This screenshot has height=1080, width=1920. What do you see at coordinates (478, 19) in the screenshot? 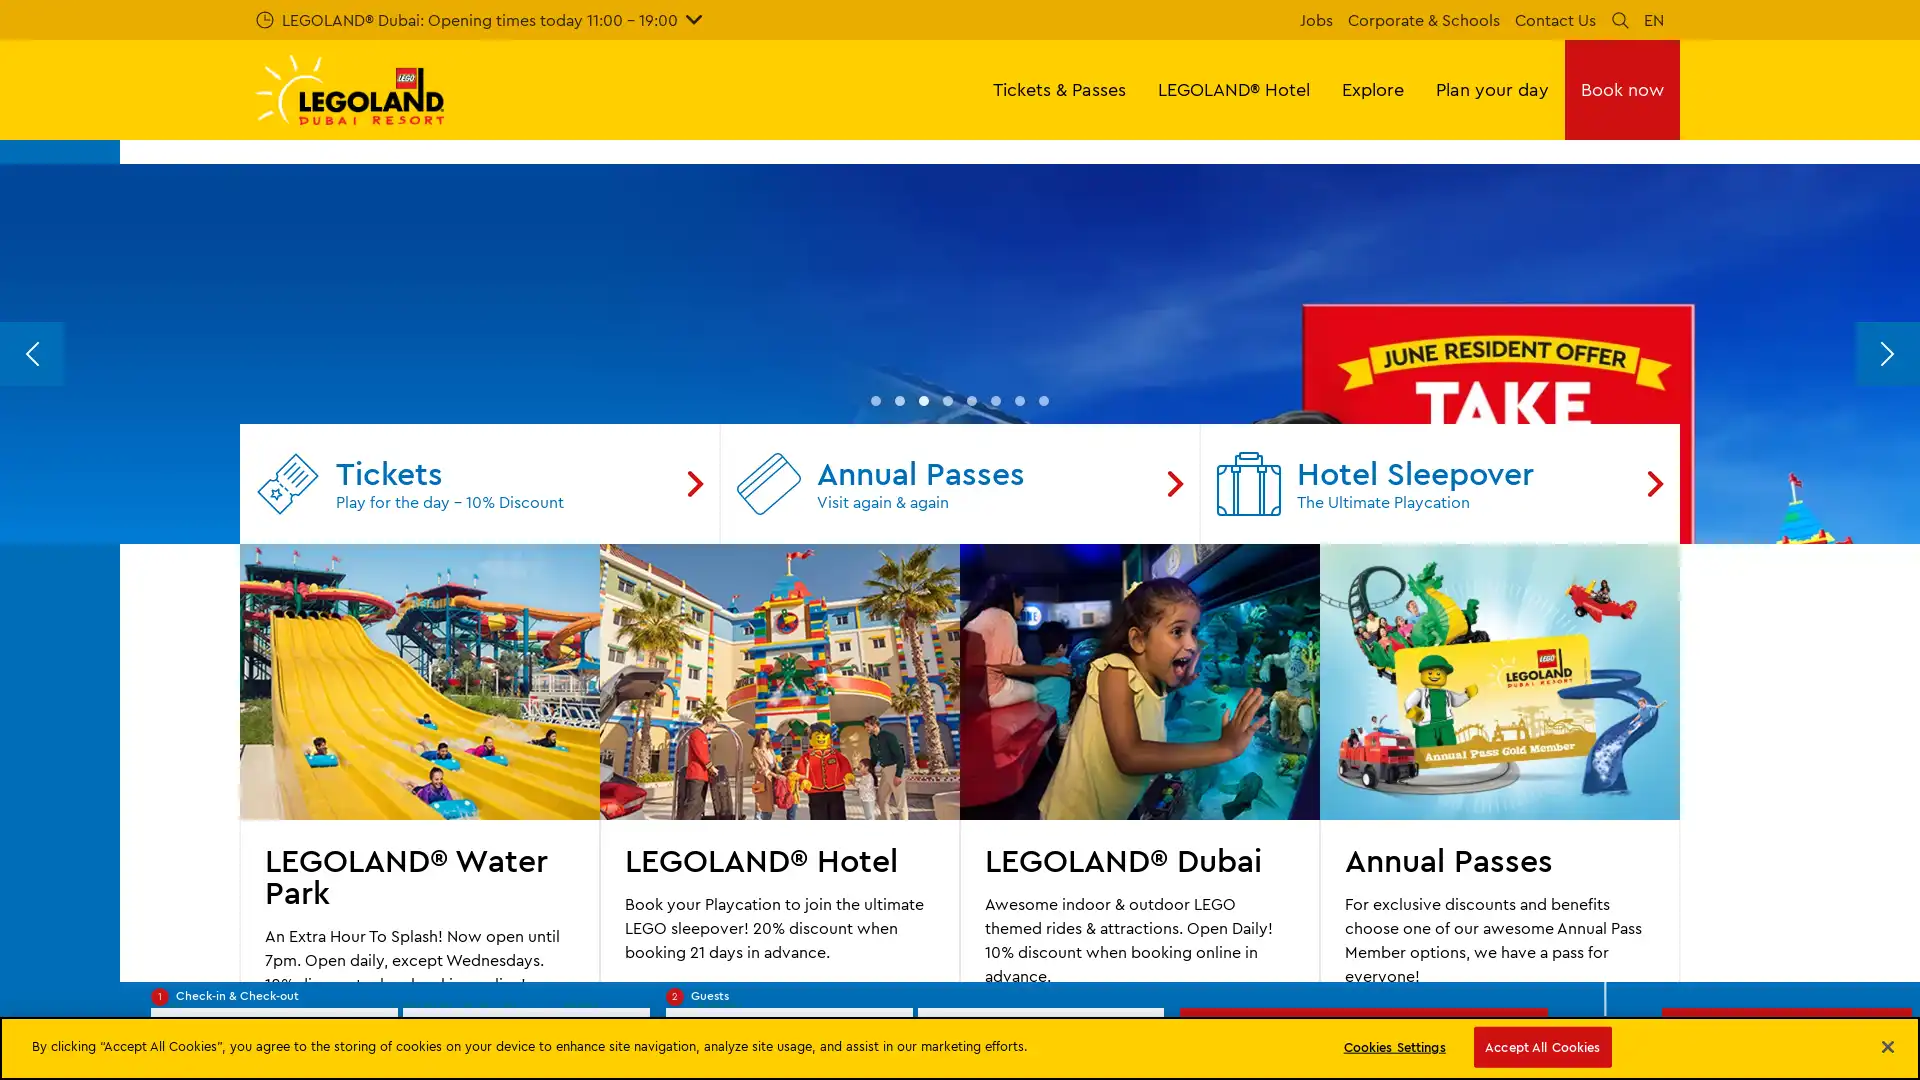
I see `LEGOLAND Dubai: Opening times today 11:00 - 19:00` at bounding box center [478, 19].